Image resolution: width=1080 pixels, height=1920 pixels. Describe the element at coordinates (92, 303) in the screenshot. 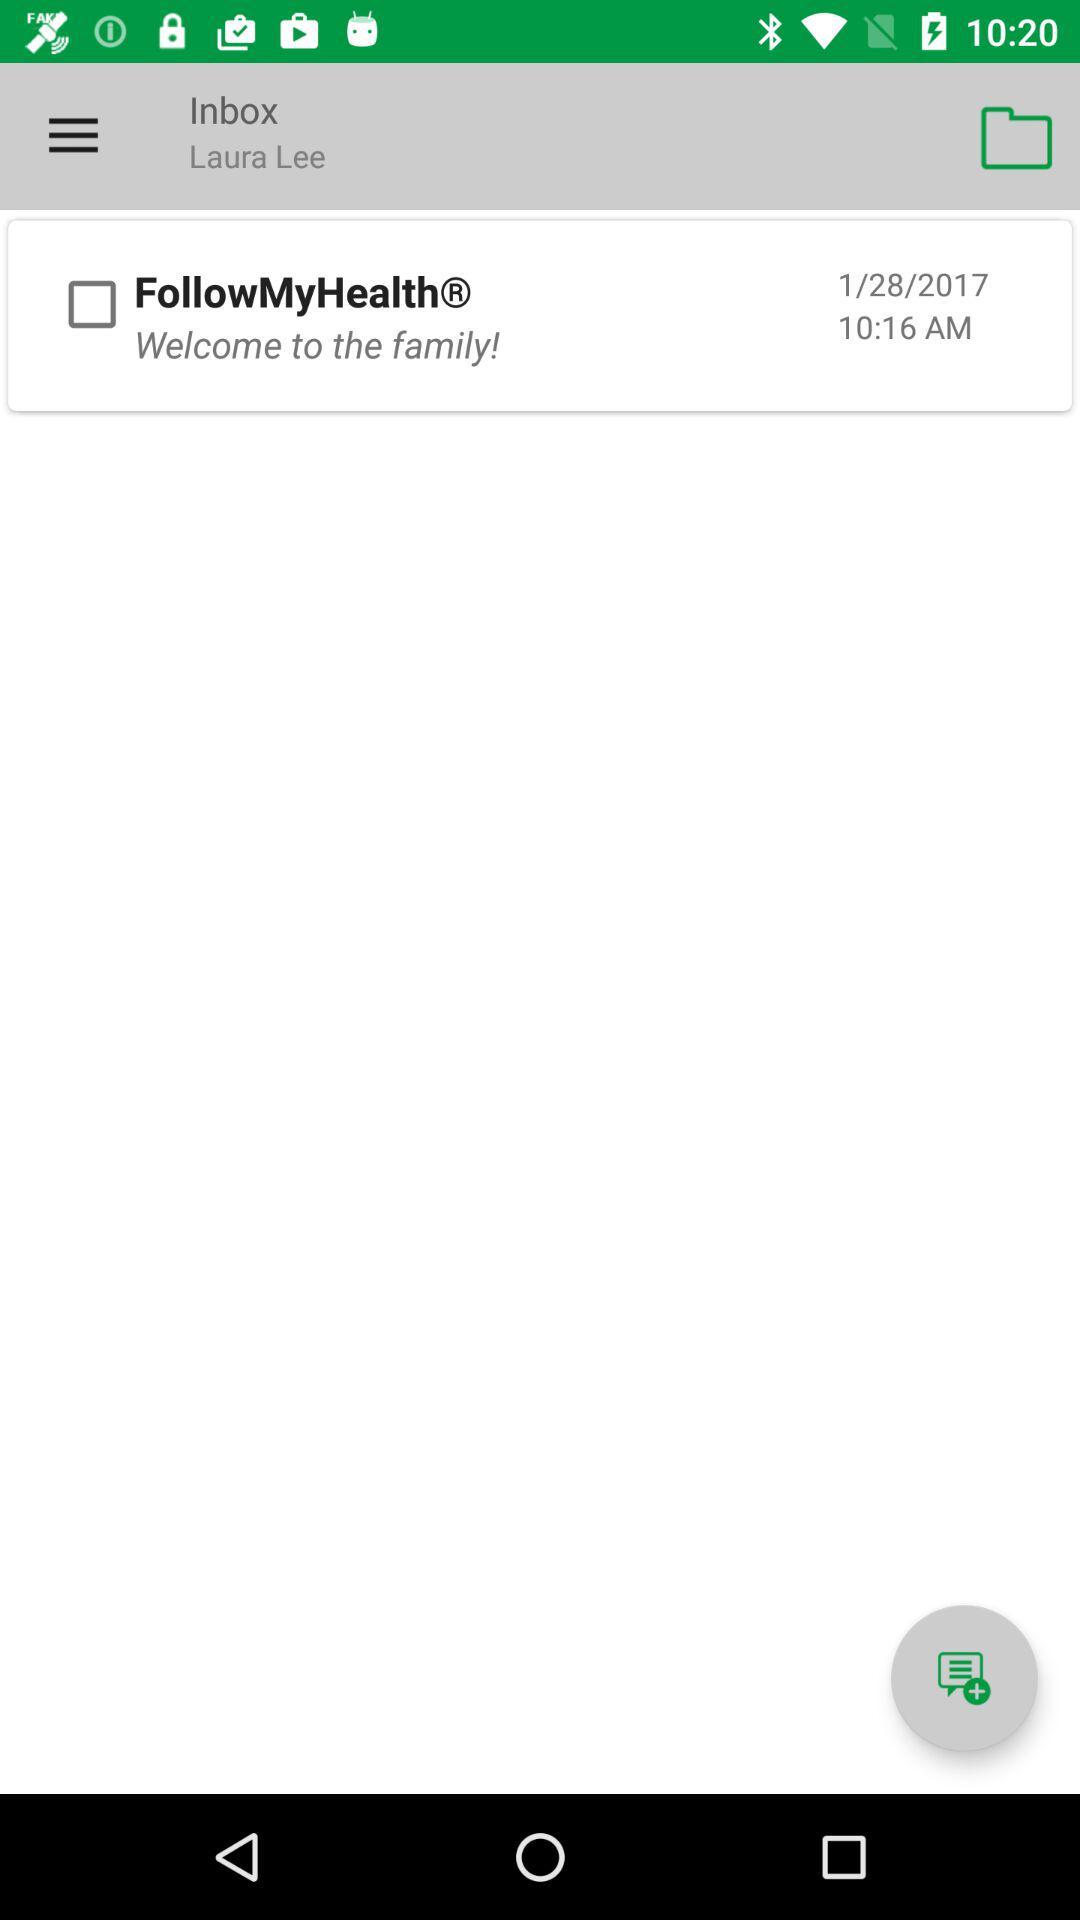

I see `checkbox for email` at that location.